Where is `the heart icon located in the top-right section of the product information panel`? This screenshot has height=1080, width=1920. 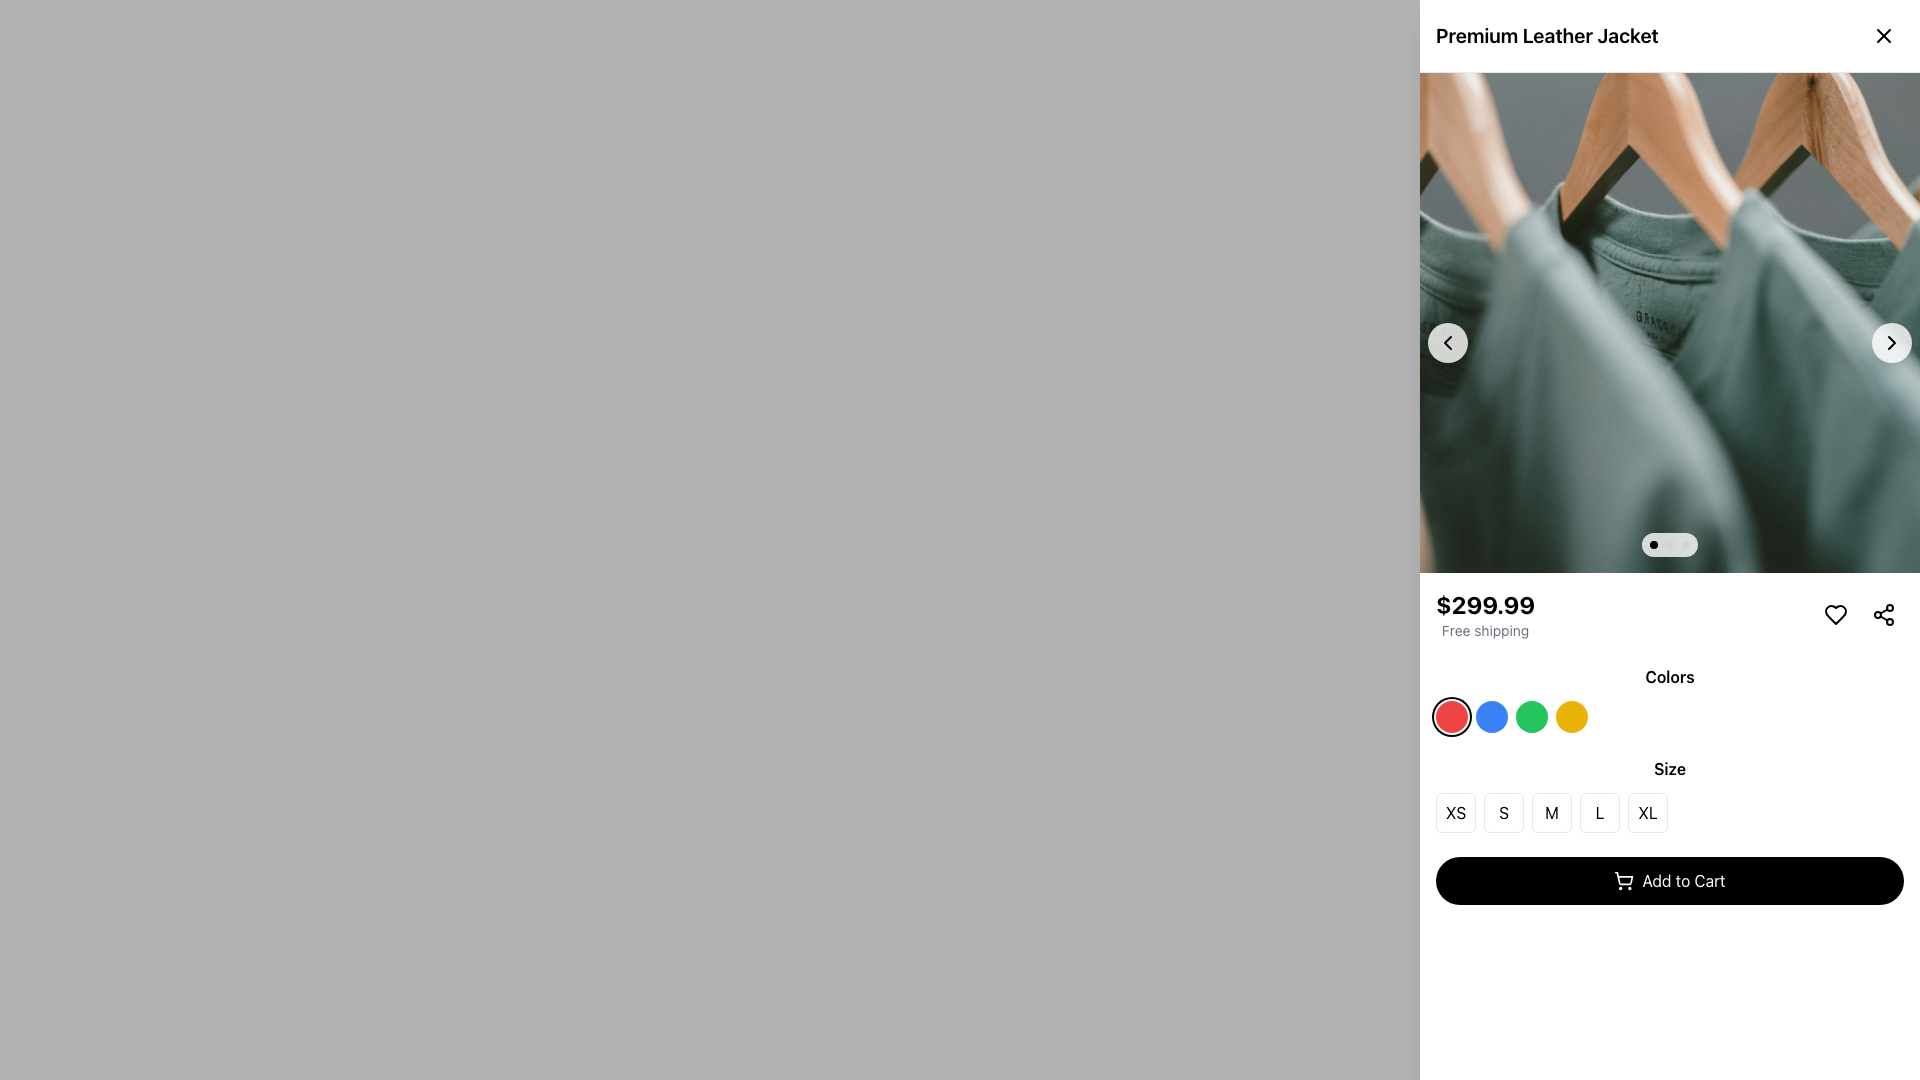 the heart icon located in the top-right section of the product information panel is located at coordinates (1836, 613).